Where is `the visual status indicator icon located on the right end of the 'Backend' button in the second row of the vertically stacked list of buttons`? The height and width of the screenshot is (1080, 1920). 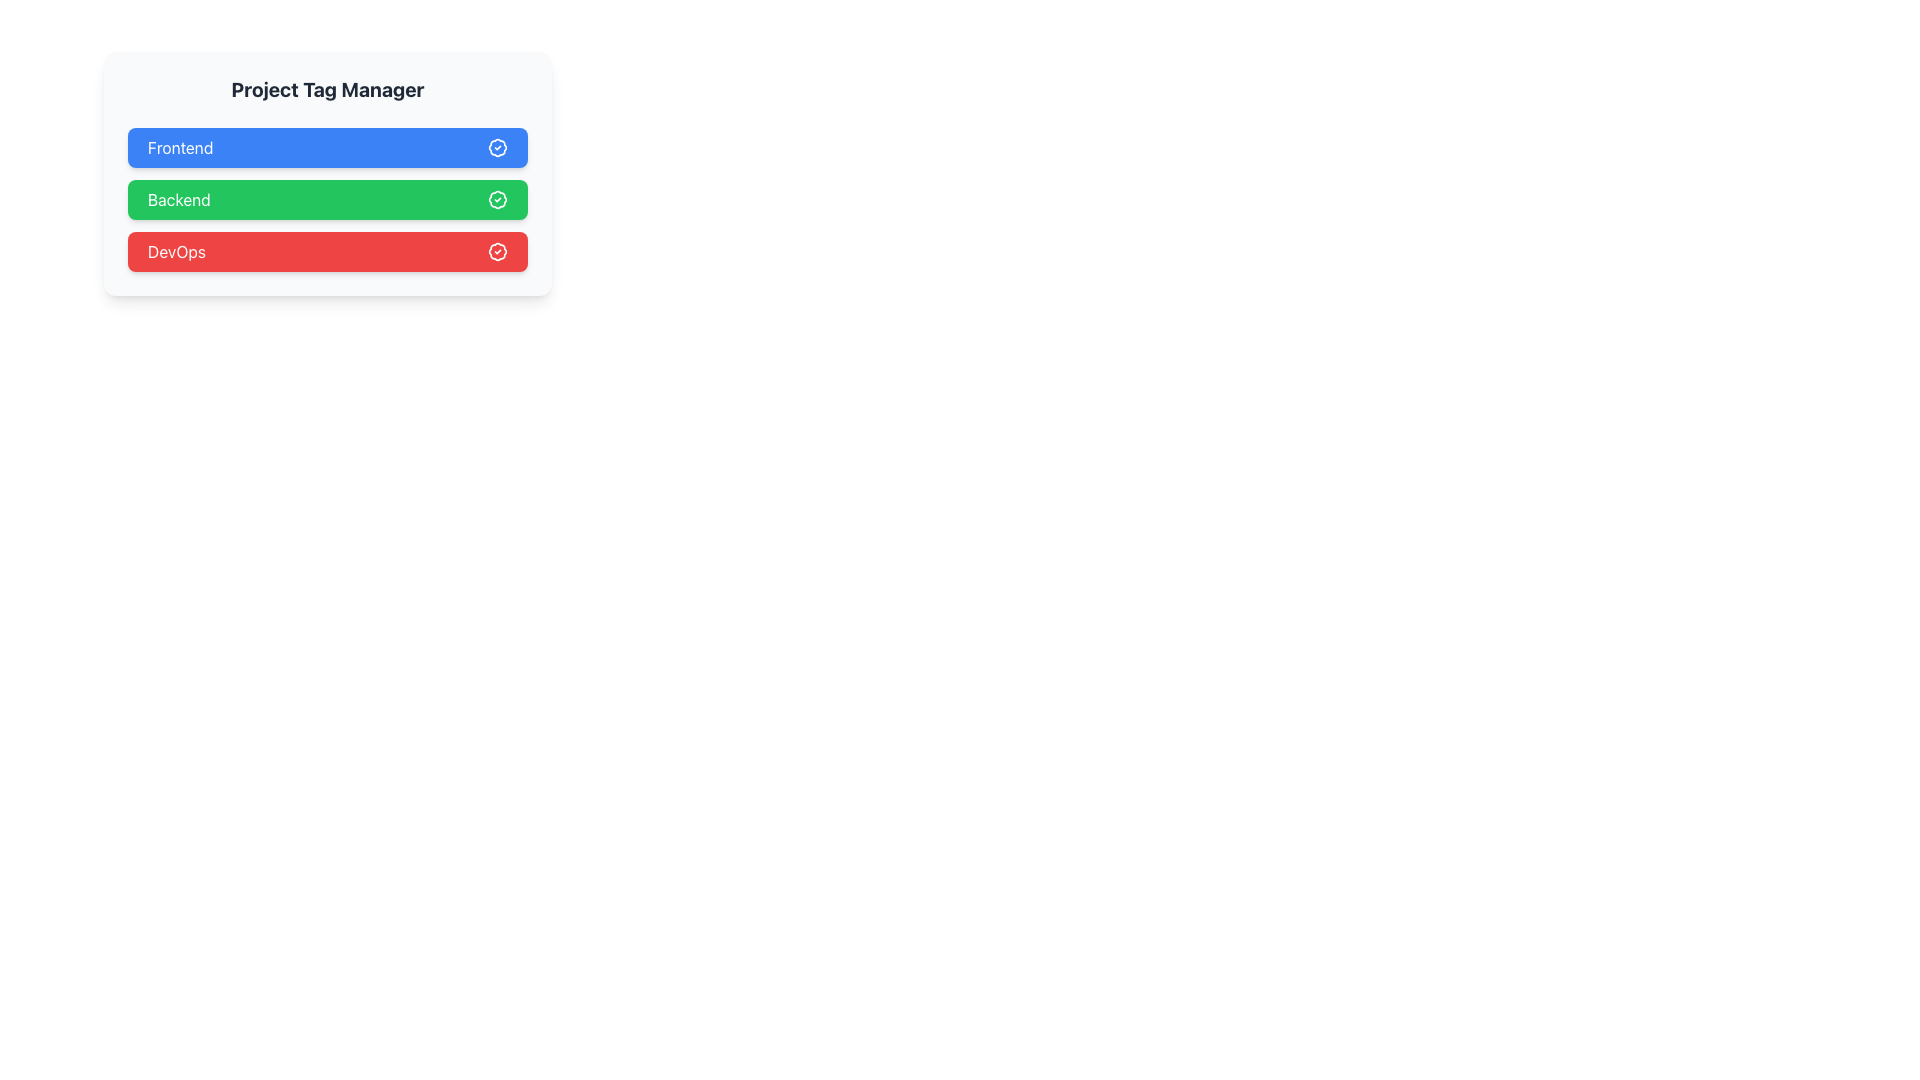
the visual status indicator icon located on the right end of the 'Backend' button in the second row of the vertically stacked list of buttons is located at coordinates (498, 200).